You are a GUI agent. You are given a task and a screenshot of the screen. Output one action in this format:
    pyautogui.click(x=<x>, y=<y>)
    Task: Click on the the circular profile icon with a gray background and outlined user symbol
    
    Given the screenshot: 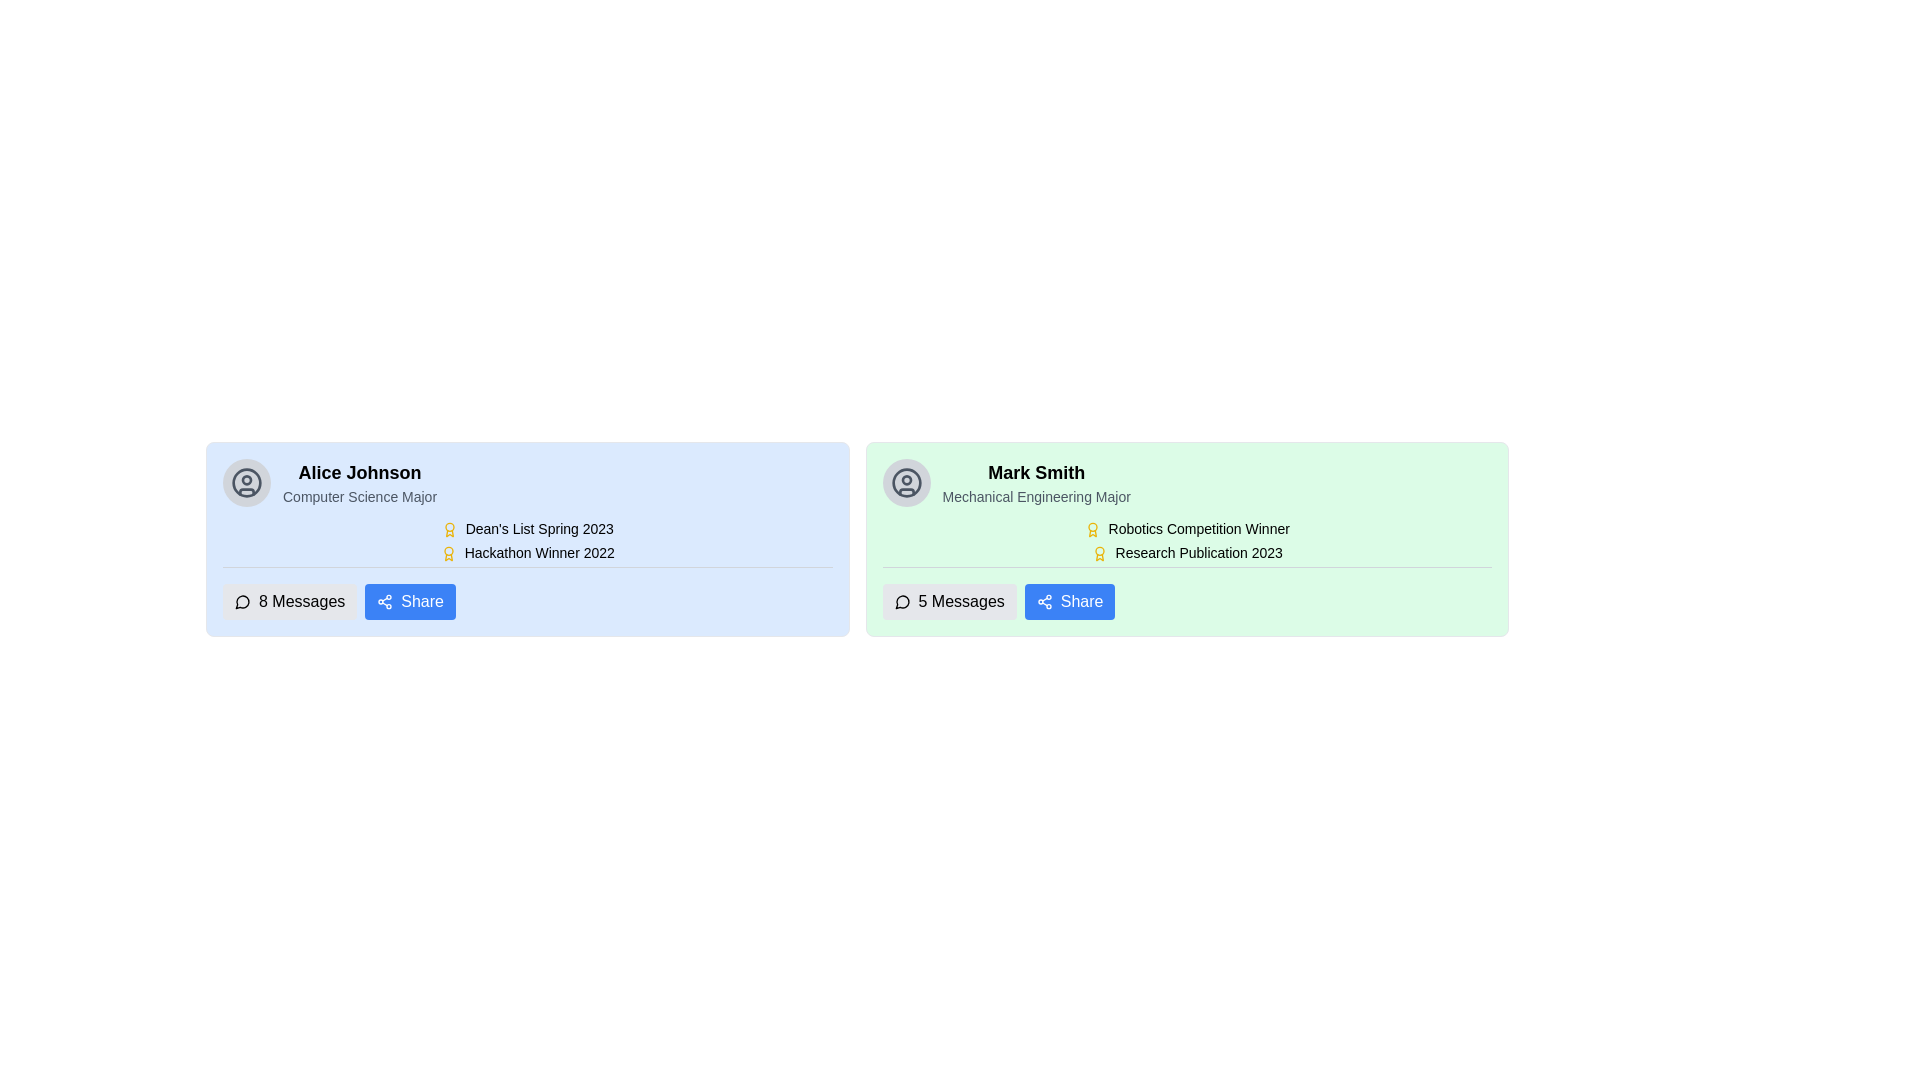 What is the action you would take?
    pyautogui.click(x=905, y=482)
    